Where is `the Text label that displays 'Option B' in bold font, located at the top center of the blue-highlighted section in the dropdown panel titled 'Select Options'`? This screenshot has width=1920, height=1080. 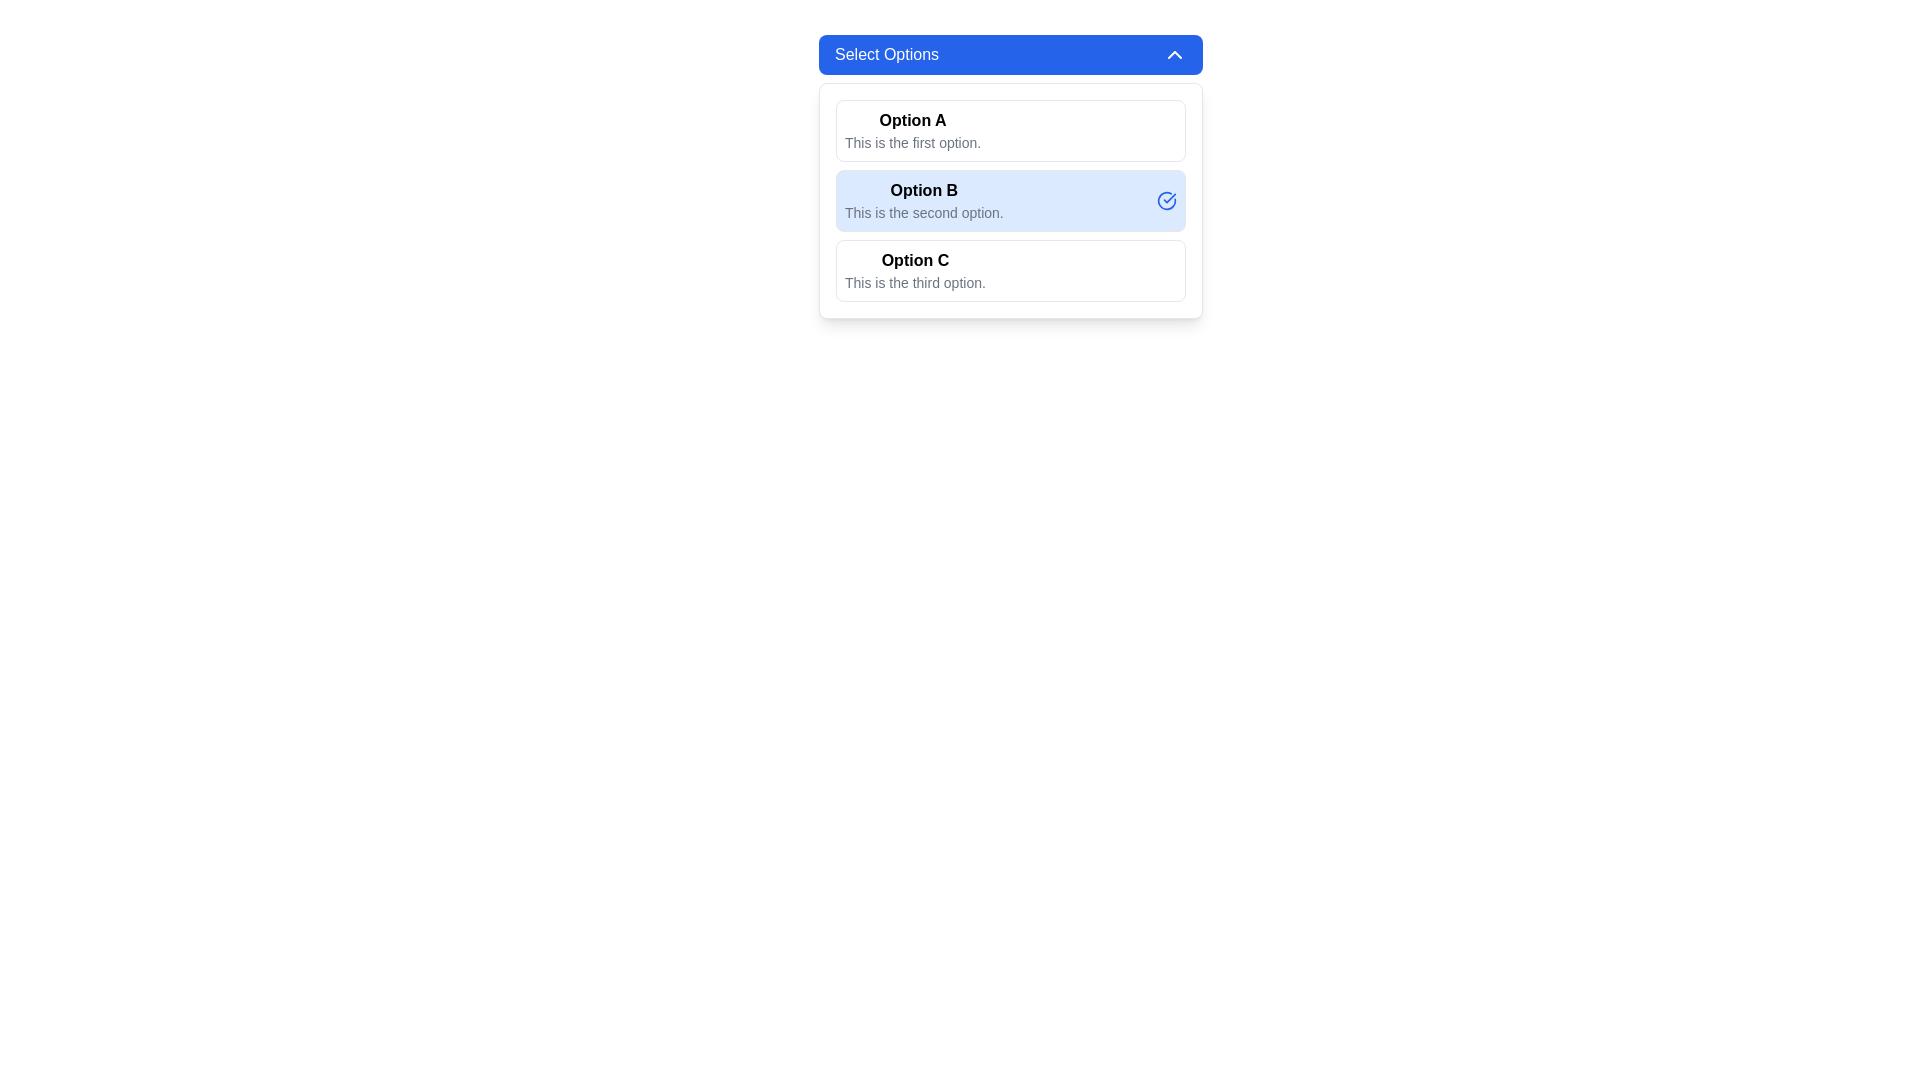 the Text label that displays 'Option B' in bold font, located at the top center of the blue-highlighted section in the dropdown panel titled 'Select Options' is located at coordinates (923, 190).